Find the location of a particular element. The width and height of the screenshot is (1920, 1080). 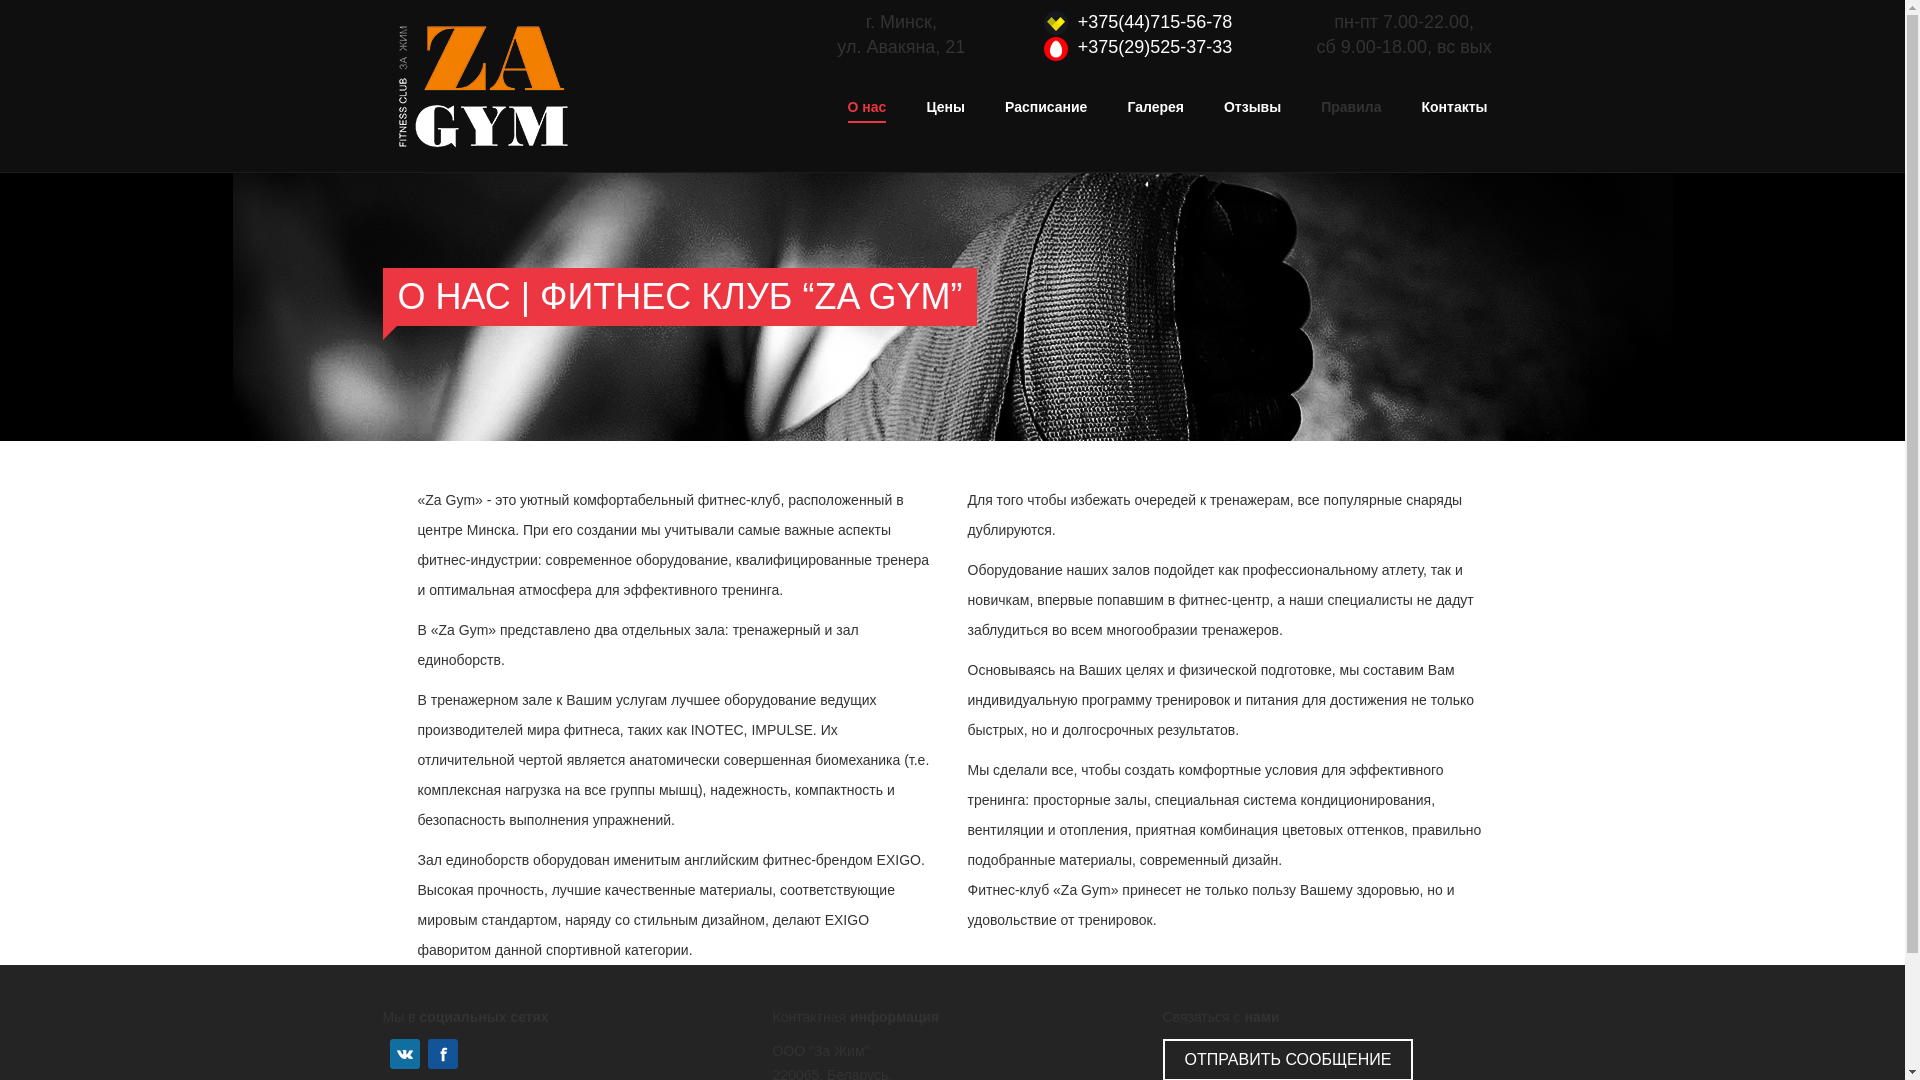

'+375(44)715-56-78' is located at coordinates (1155, 22).